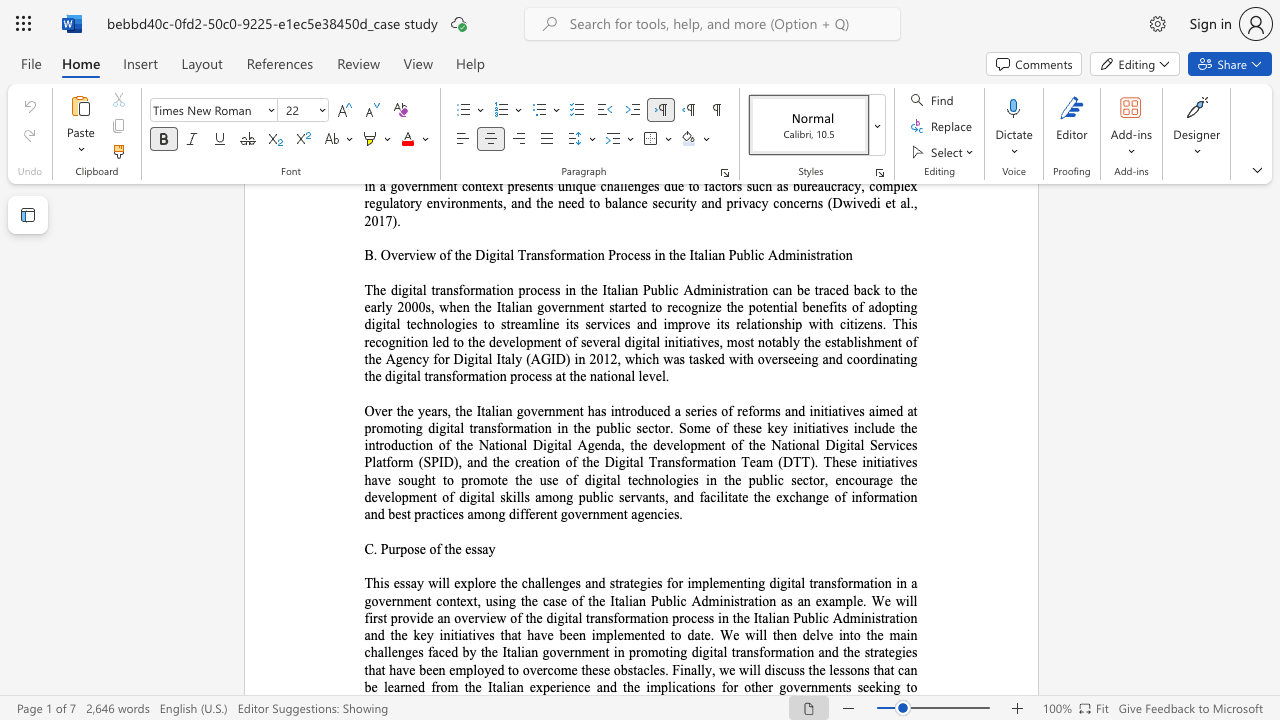  What do you see at coordinates (467, 686) in the screenshot?
I see `the subset text "he Italian experience and the implications for other go" within the text "overcome these obstacles. Finally, we will discuss the lessons that can be learned from the Italian experience and the implications for other governments"` at bounding box center [467, 686].